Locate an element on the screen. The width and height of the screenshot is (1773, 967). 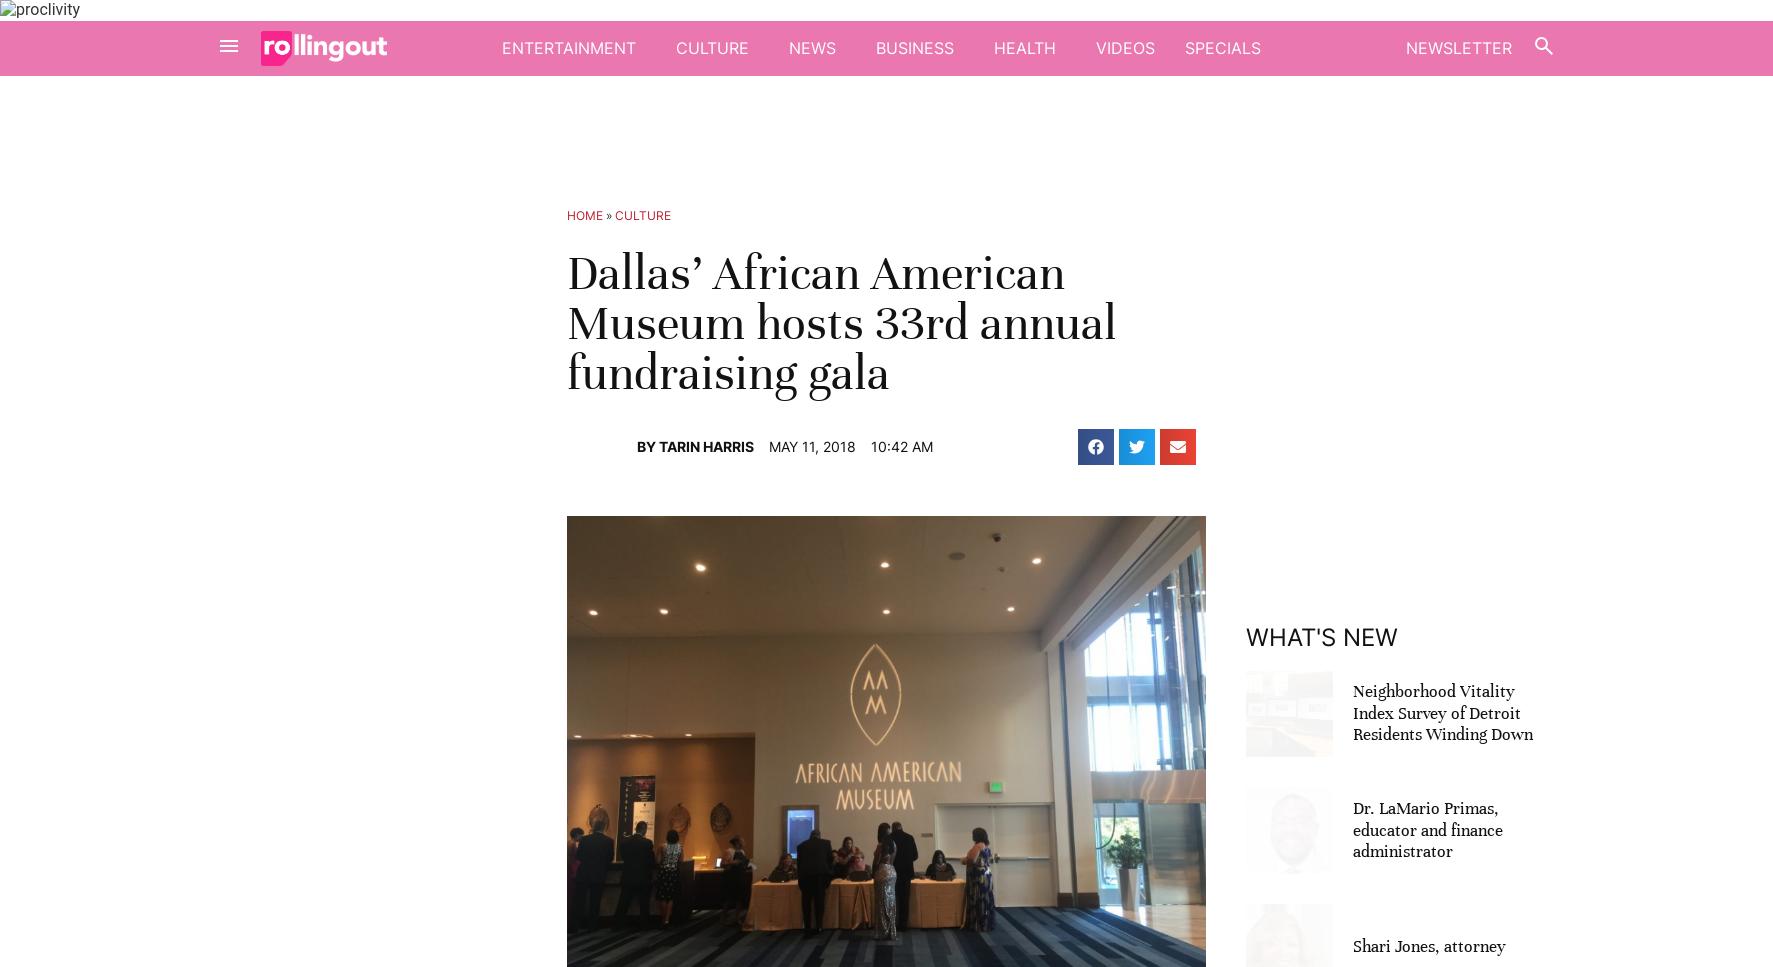
'Specials' is located at coordinates (1220, 46).